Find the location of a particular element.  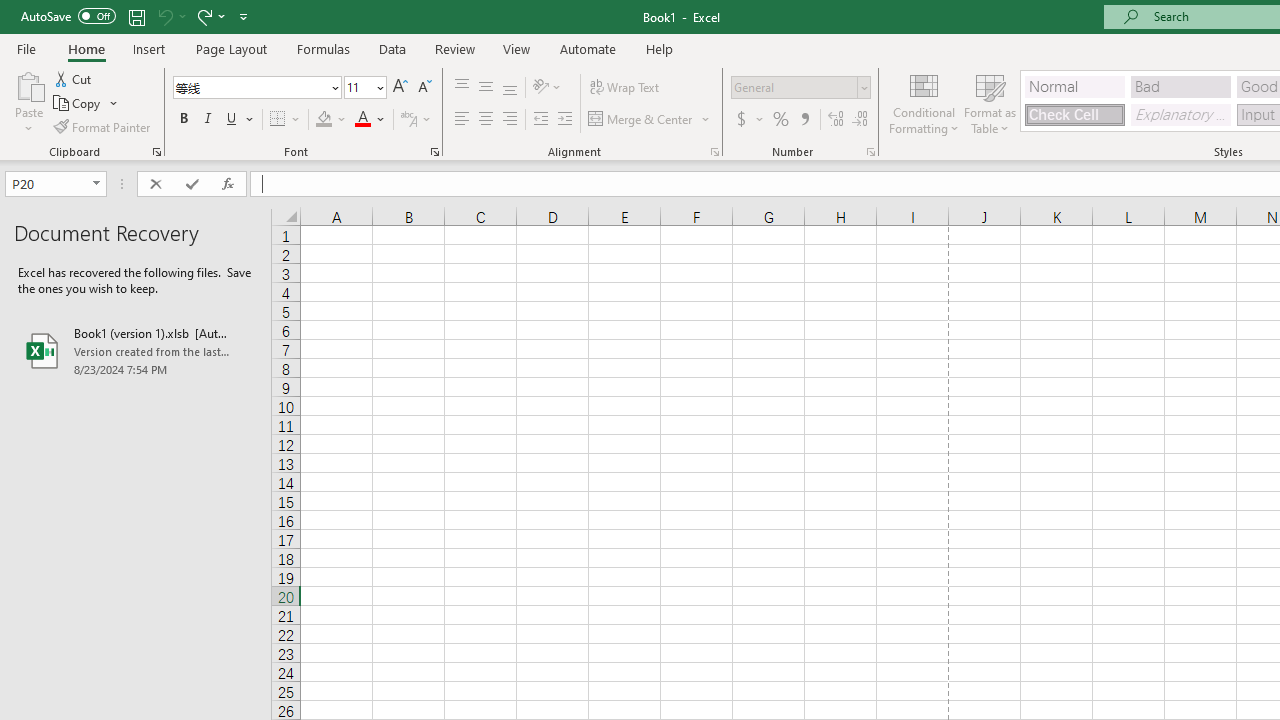

'Middle Align' is located at coordinates (485, 86).